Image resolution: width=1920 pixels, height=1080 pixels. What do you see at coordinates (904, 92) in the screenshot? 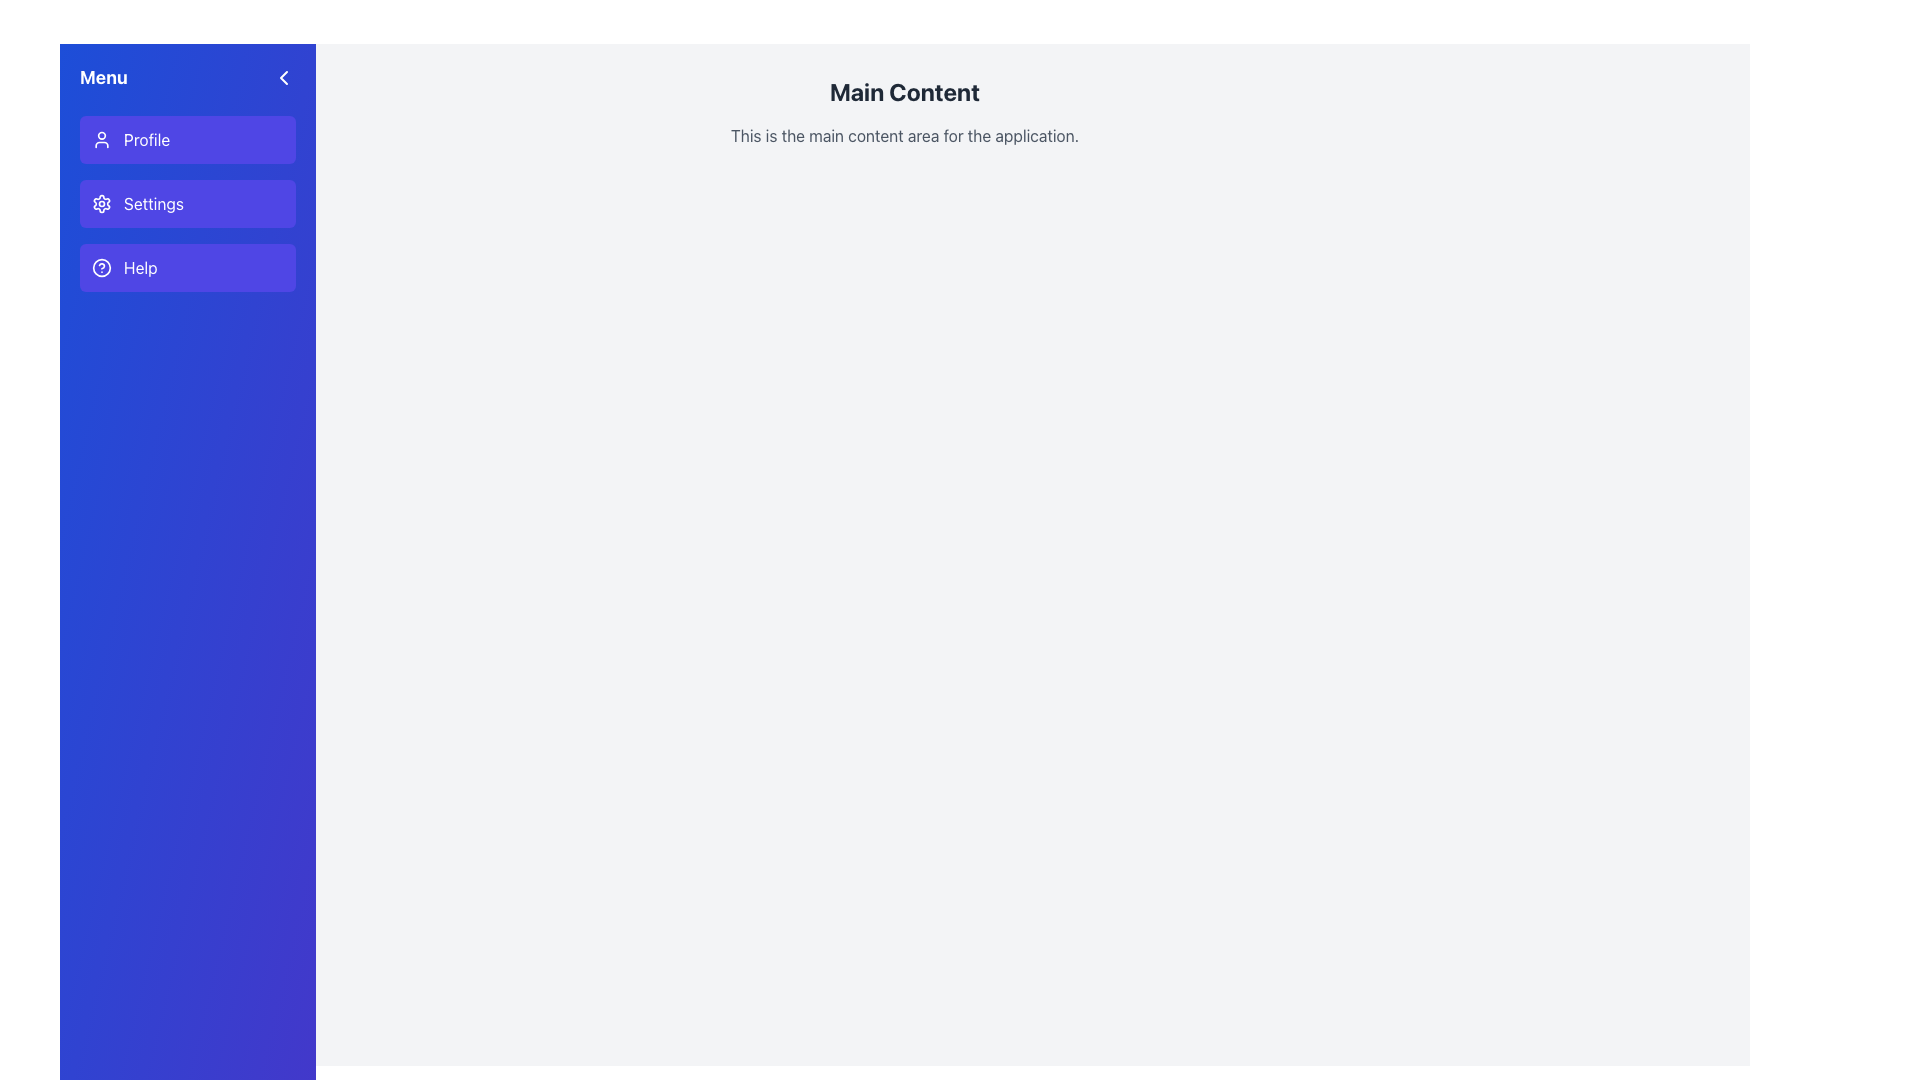
I see `heading that displays 'Main Content', which is a prominently bold and large-sized text indicating the section title` at bounding box center [904, 92].